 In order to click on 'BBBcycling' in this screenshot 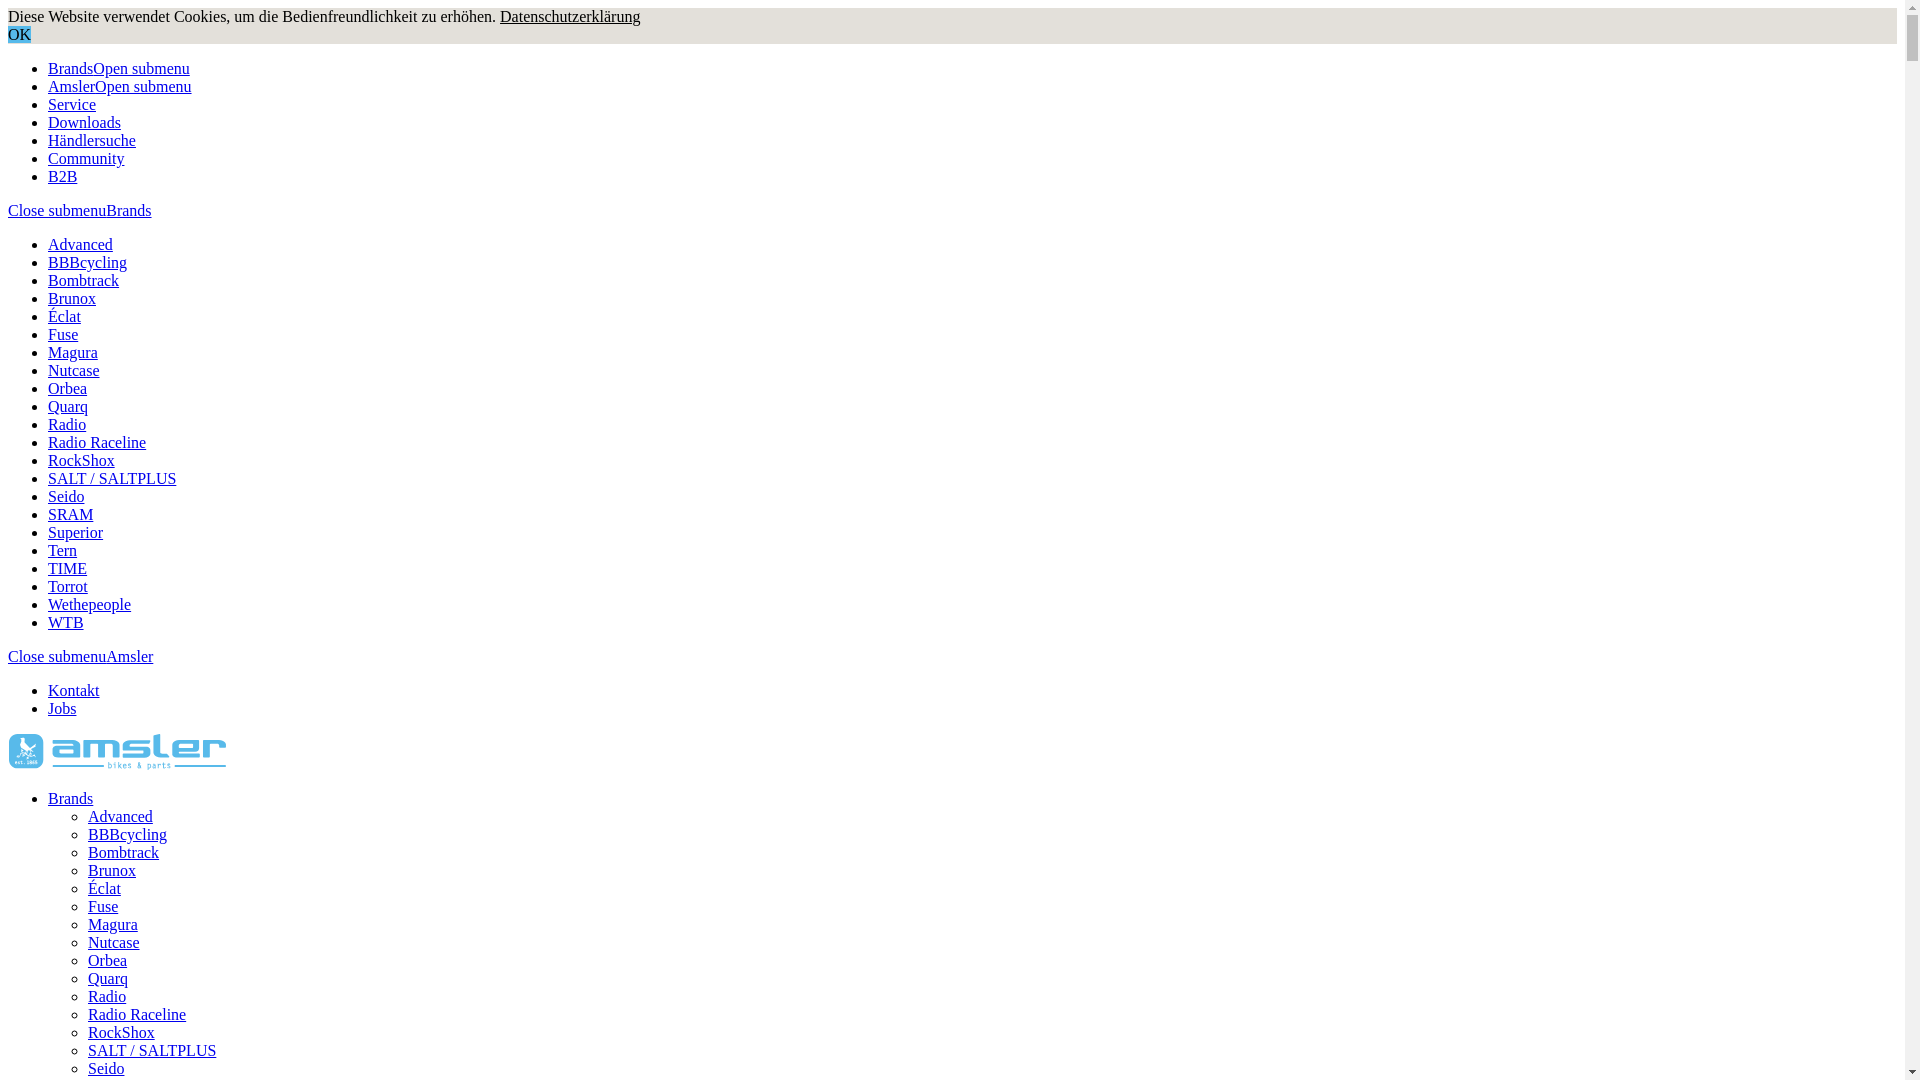, I will do `click(126, 834)`.